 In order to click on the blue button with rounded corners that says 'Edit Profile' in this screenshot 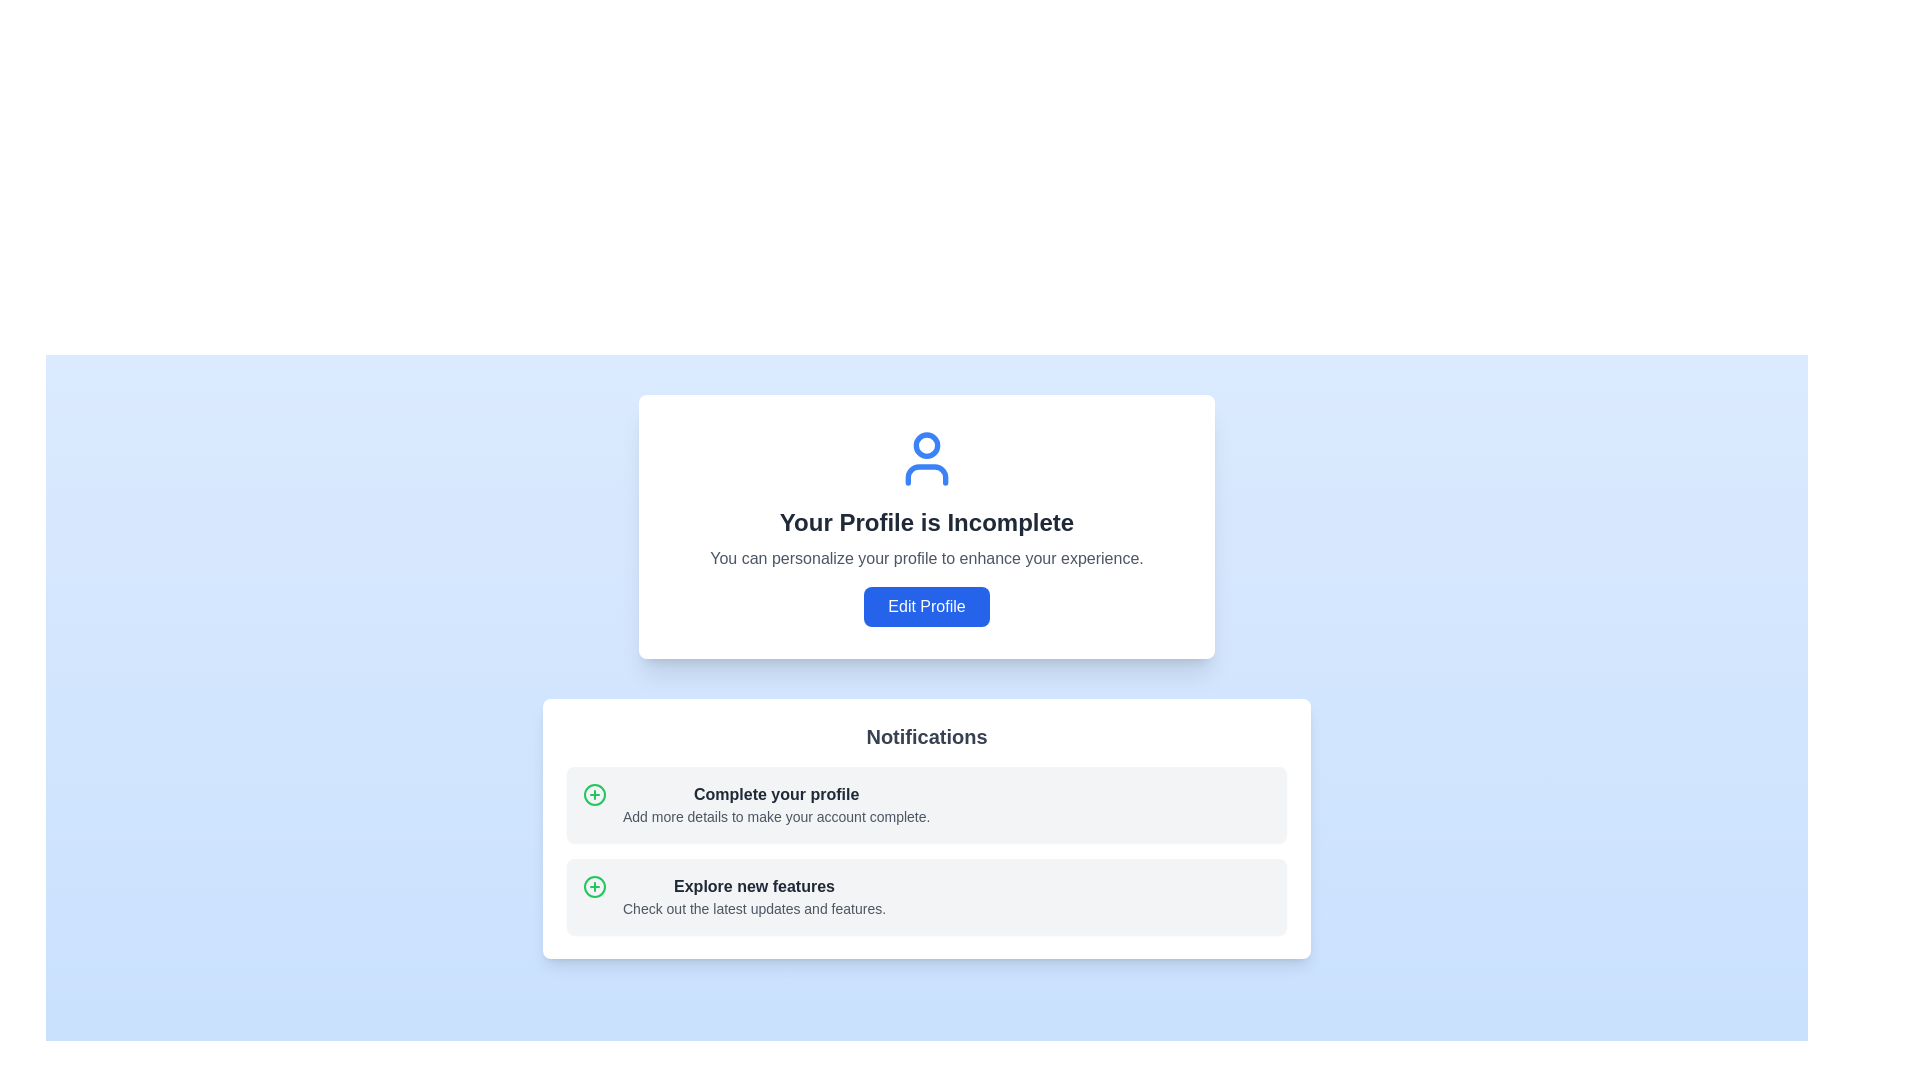, I will do `click(925, 605)`.